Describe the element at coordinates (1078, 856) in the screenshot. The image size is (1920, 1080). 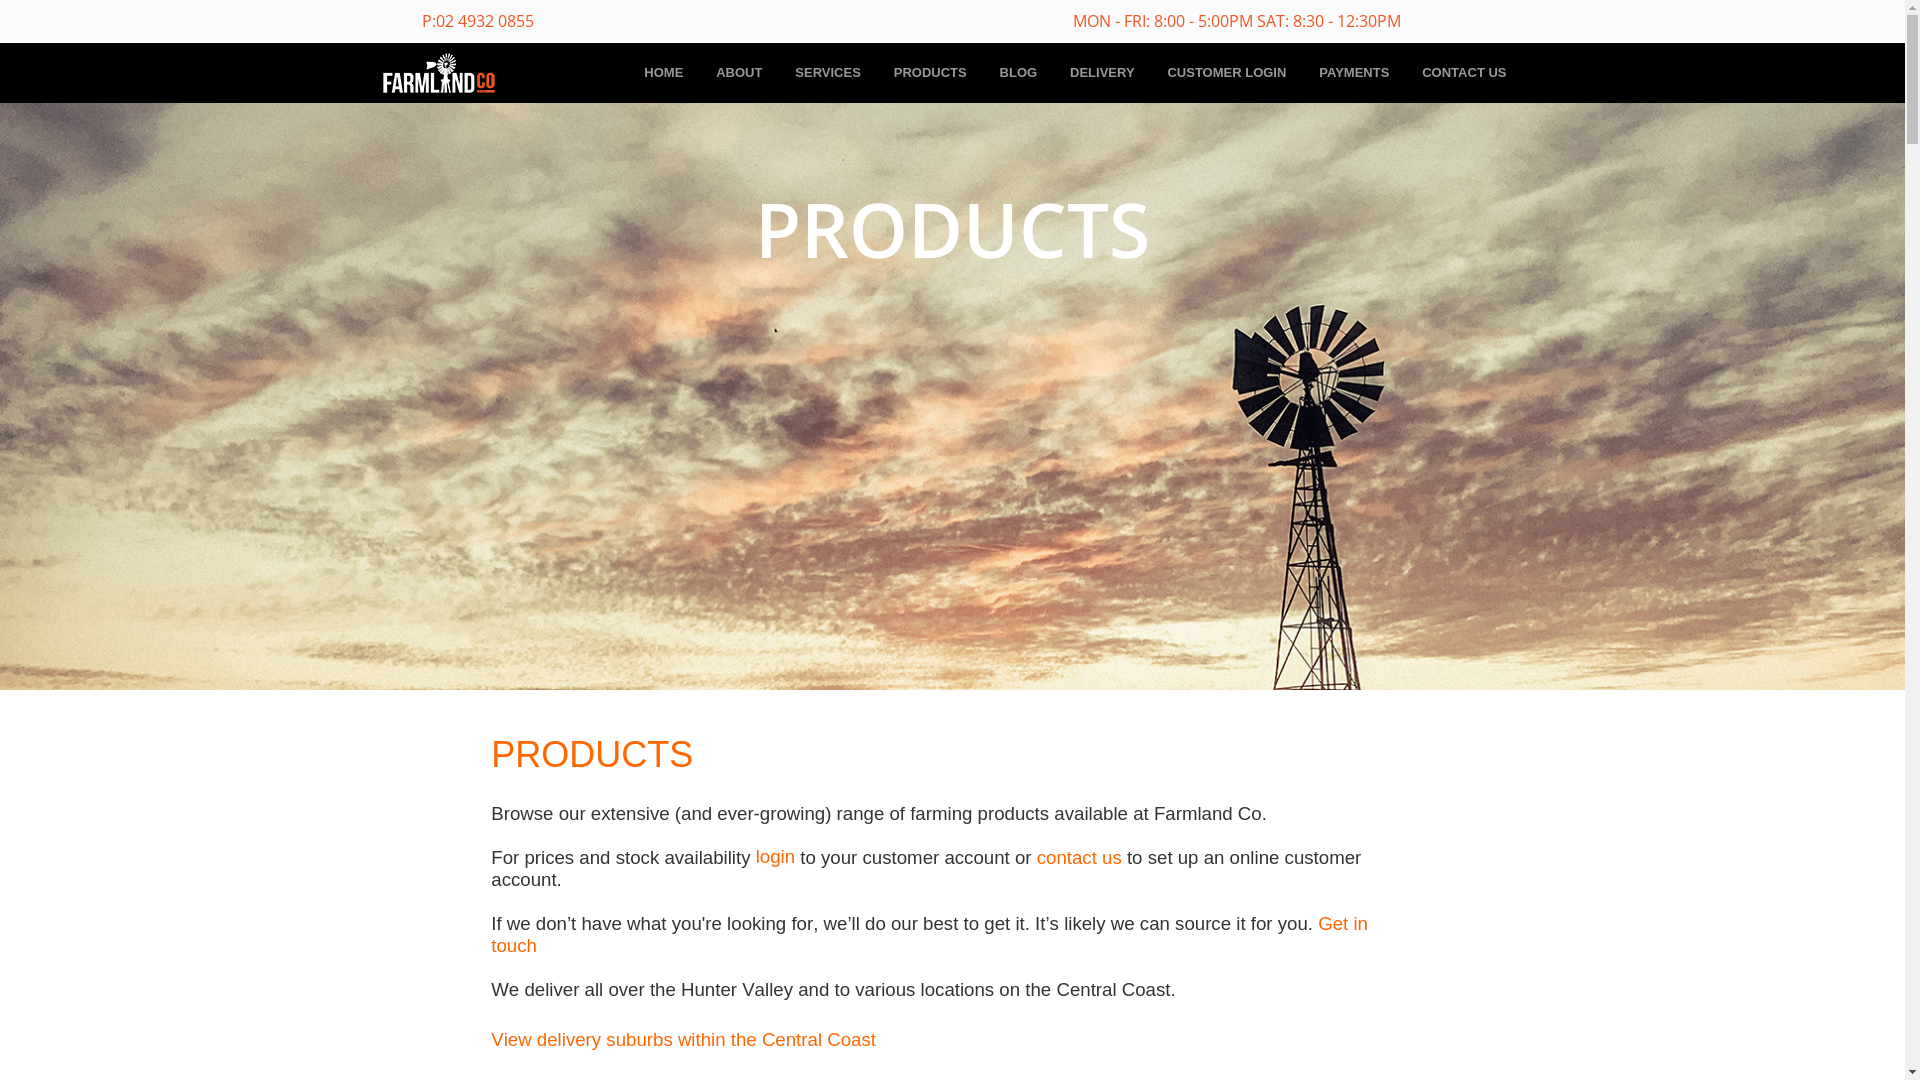
I see `'contact us'` at that location.